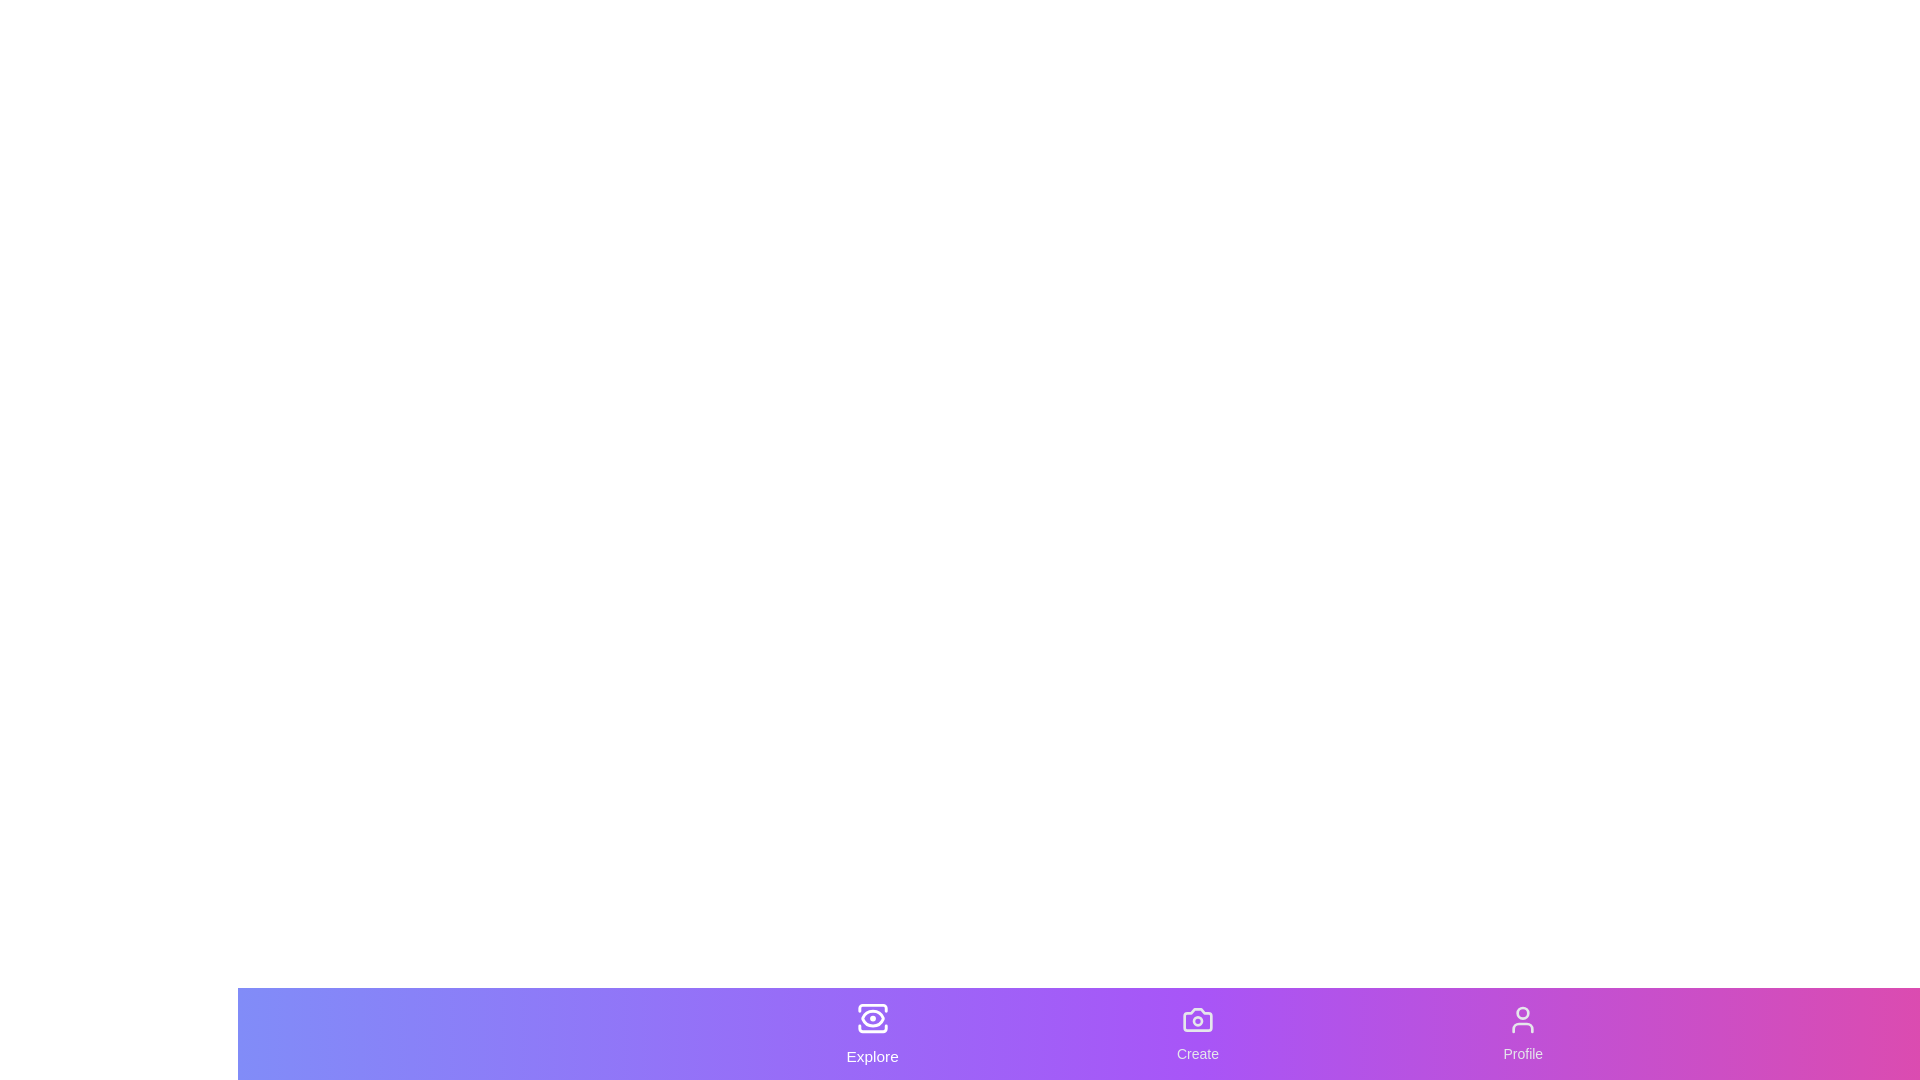  Describe the element at coordinates (1198, 1033) in the screenshot. I see `the 'Create' tab to activate it` at that location.